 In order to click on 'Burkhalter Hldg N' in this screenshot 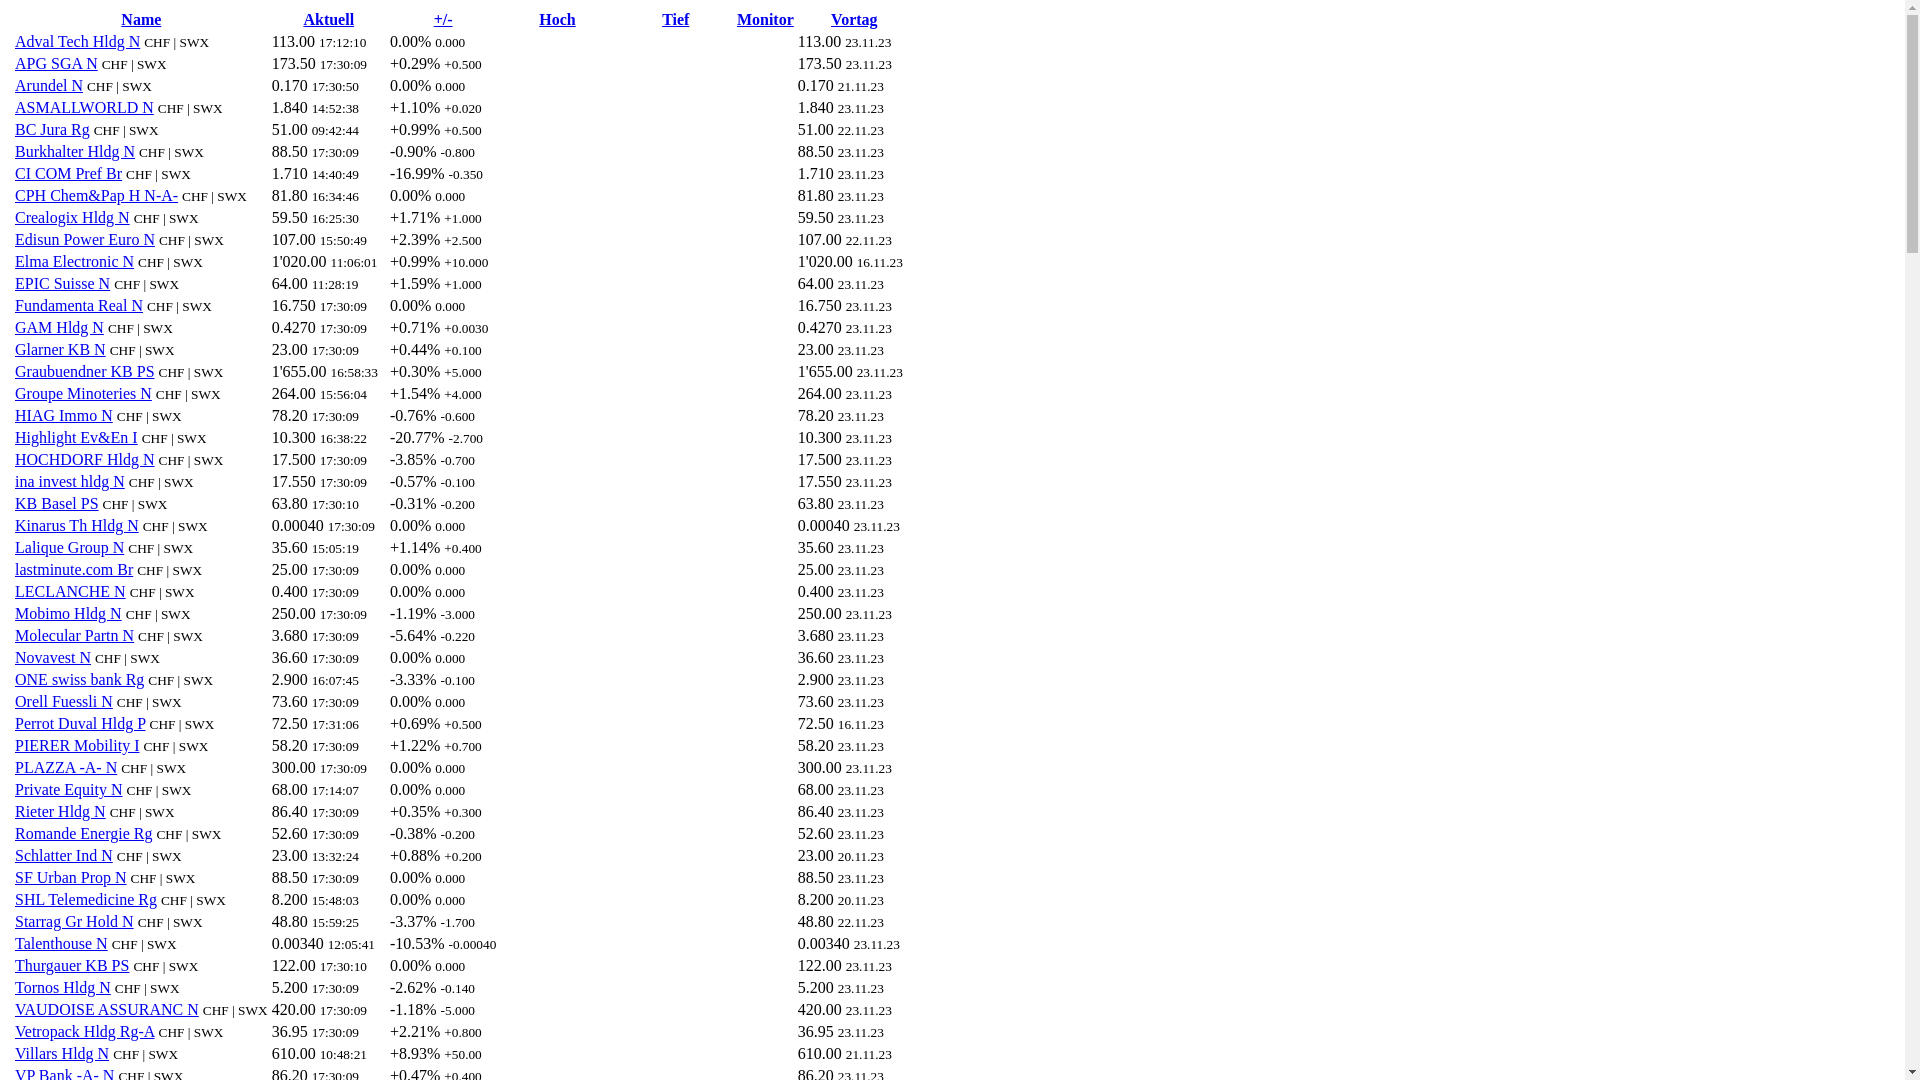, I will do `click(75, 150)`.